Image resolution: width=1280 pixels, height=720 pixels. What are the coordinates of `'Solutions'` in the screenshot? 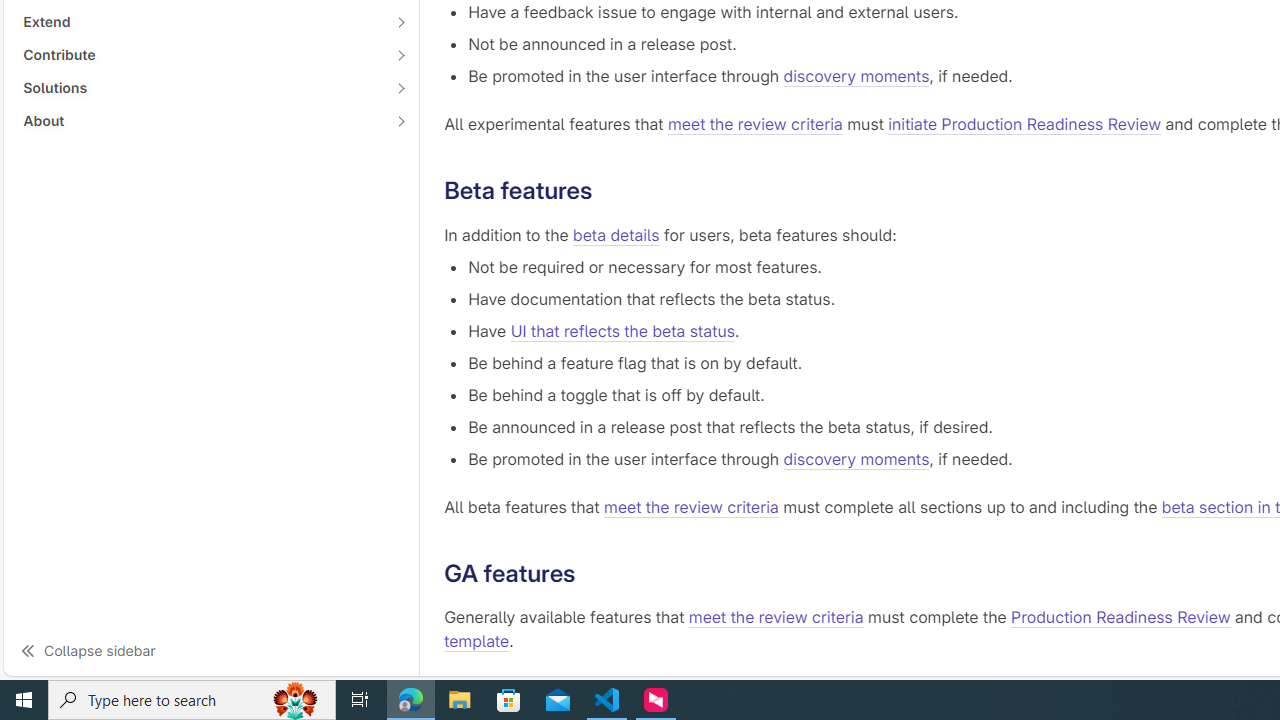 It's located at (200, 86).